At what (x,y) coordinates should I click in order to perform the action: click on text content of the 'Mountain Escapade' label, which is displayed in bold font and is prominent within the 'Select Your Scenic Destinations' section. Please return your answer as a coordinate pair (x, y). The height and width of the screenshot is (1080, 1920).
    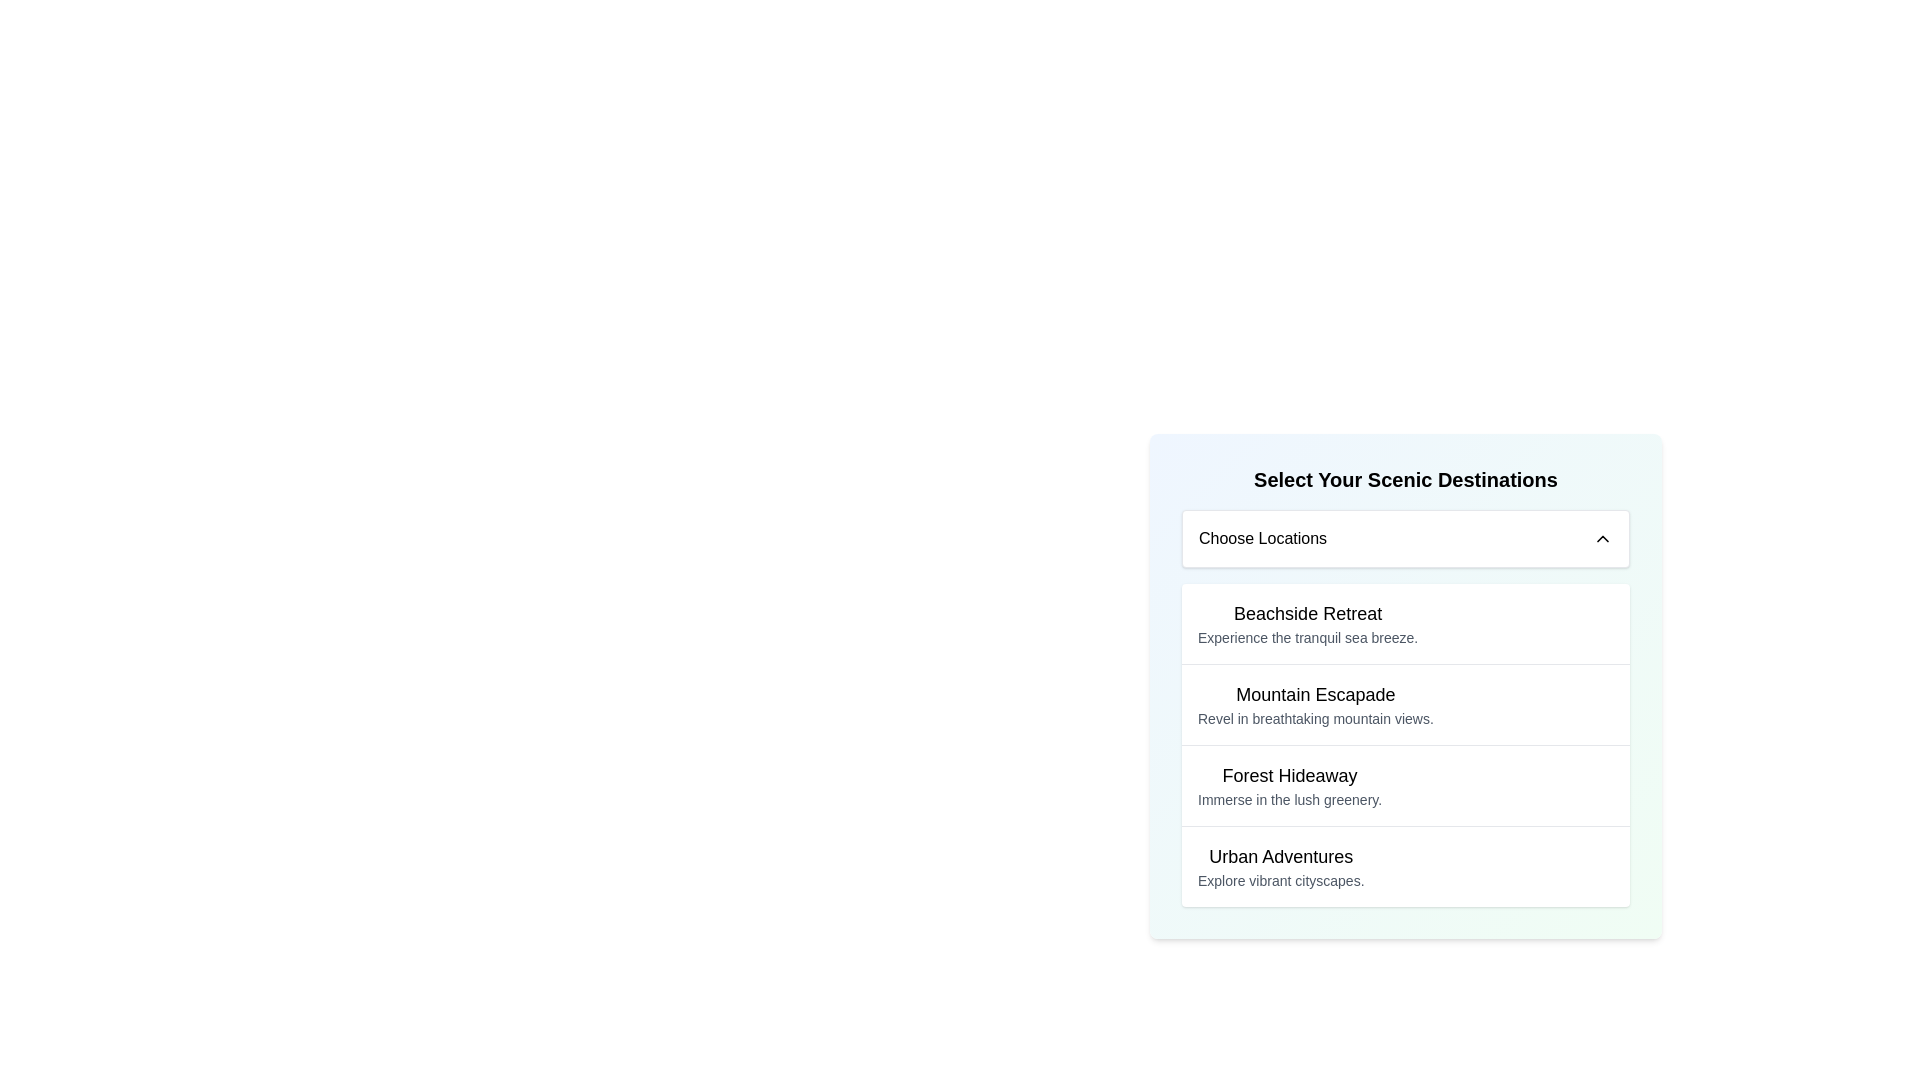
    Looking at the image, I should click on (1315, 693).